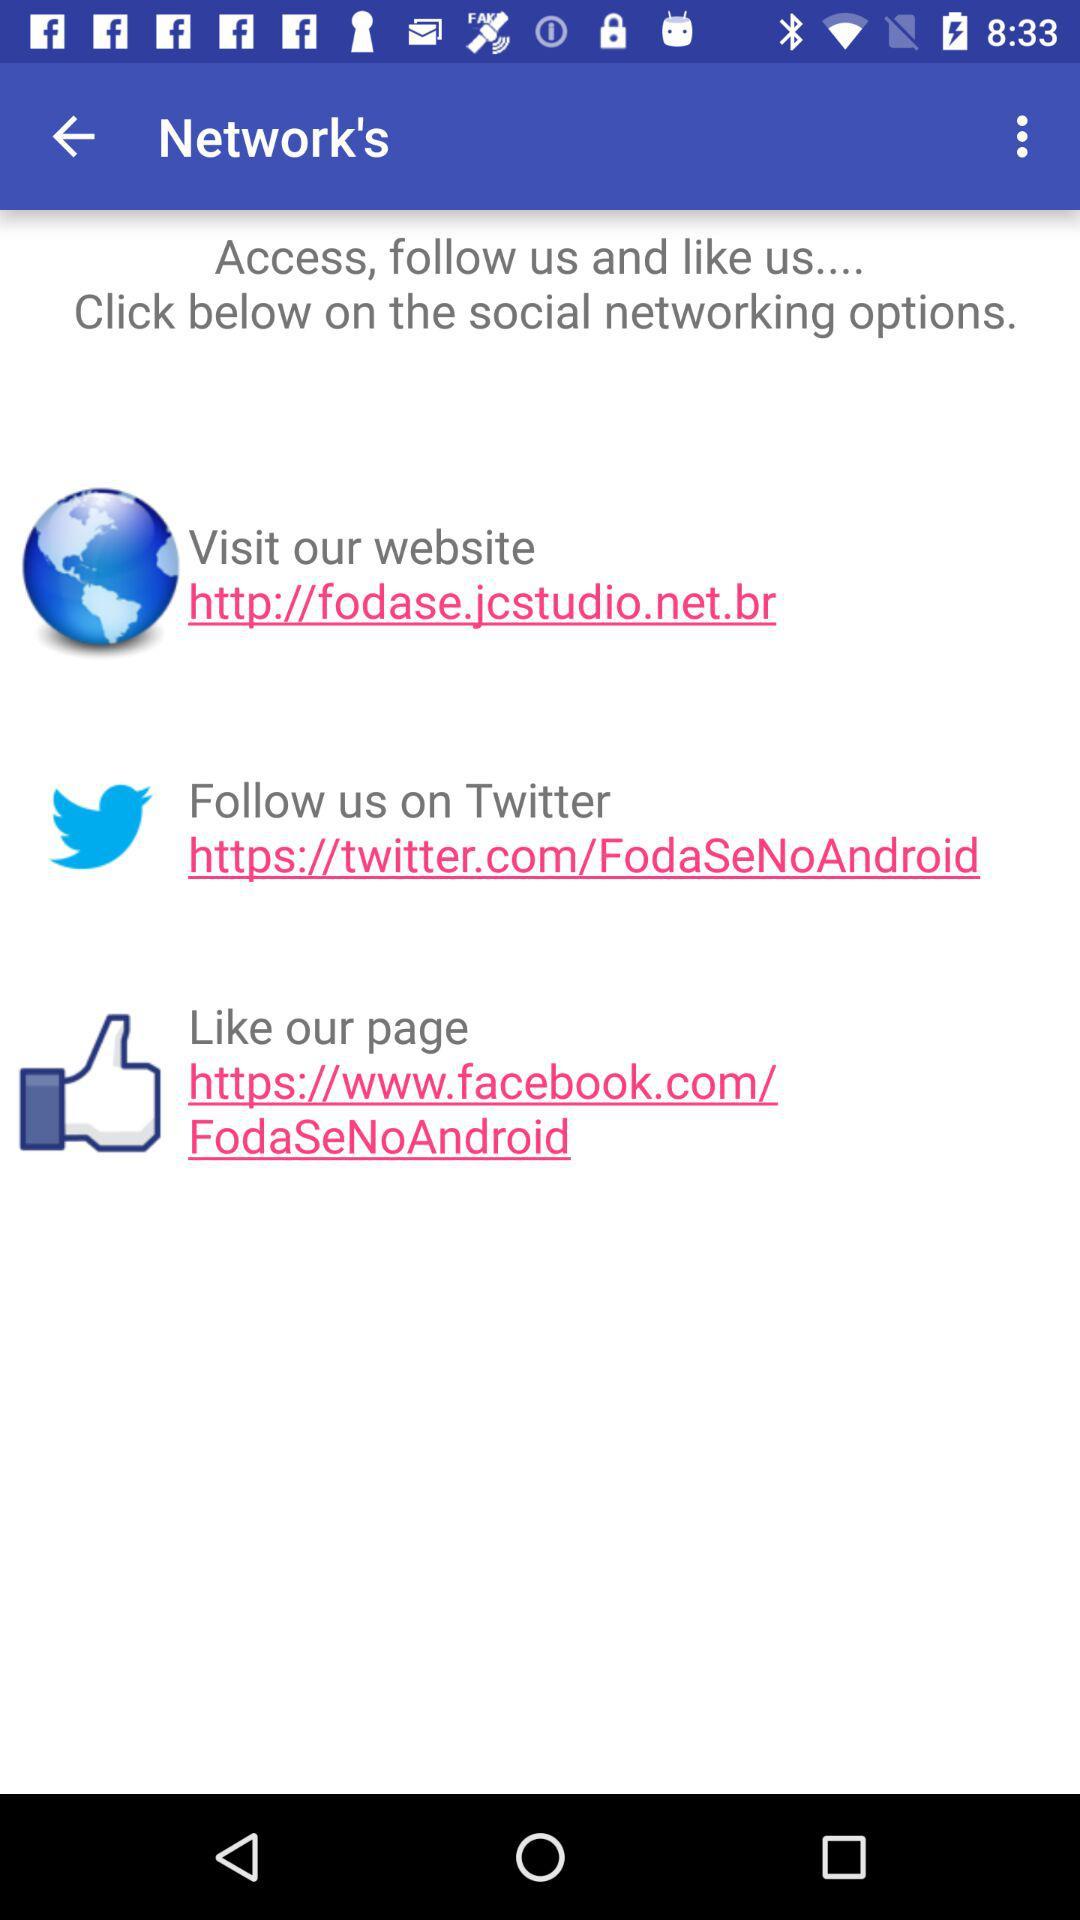 This screenshot has width=1080, height=1920. What do you see at coordinates (626, 572) in the screenshot?
I see `the item below access follow us` at bounding box center [626, 572].